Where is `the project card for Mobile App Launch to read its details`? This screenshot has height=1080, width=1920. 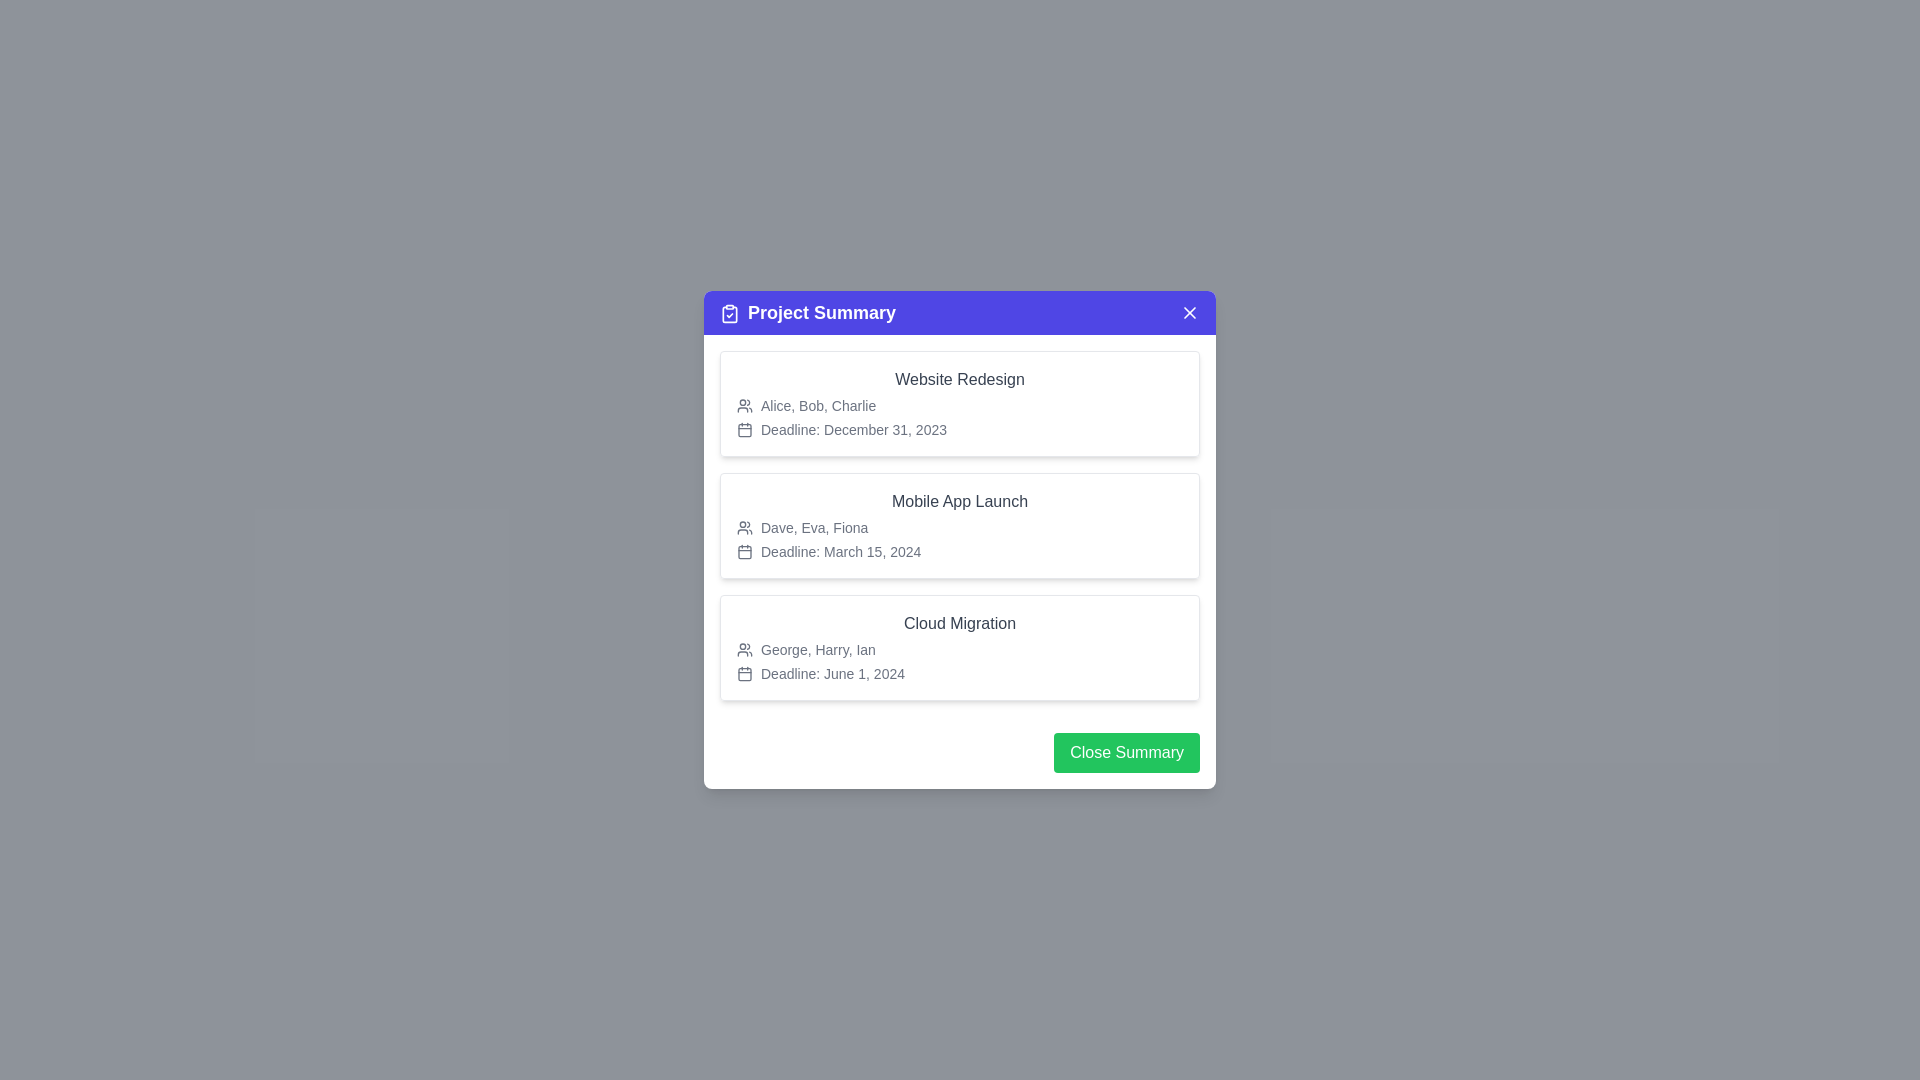
the project card for Mobile App Launch to read its details is located at coordinates (960, 524).